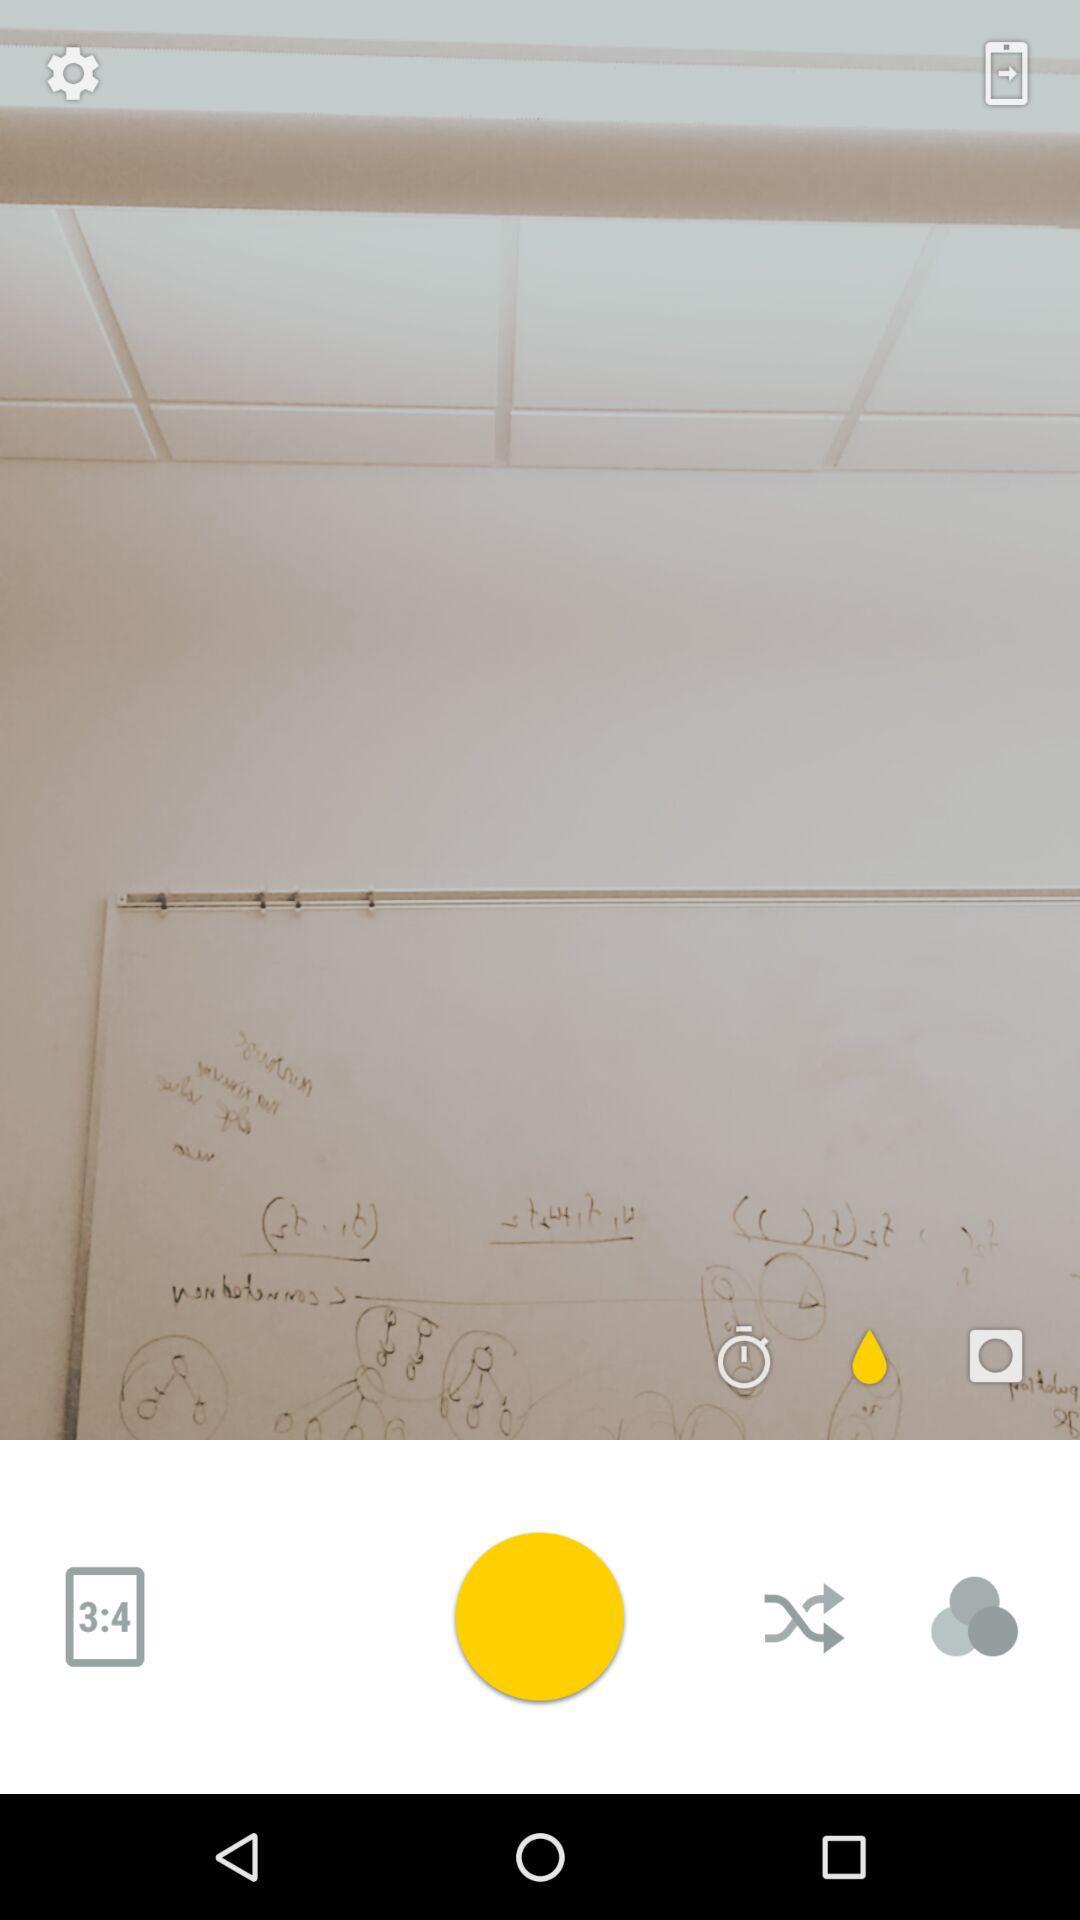  Describe the element at coordinates (744, 1356) in the screenshot. I see `the time icon` at that location.